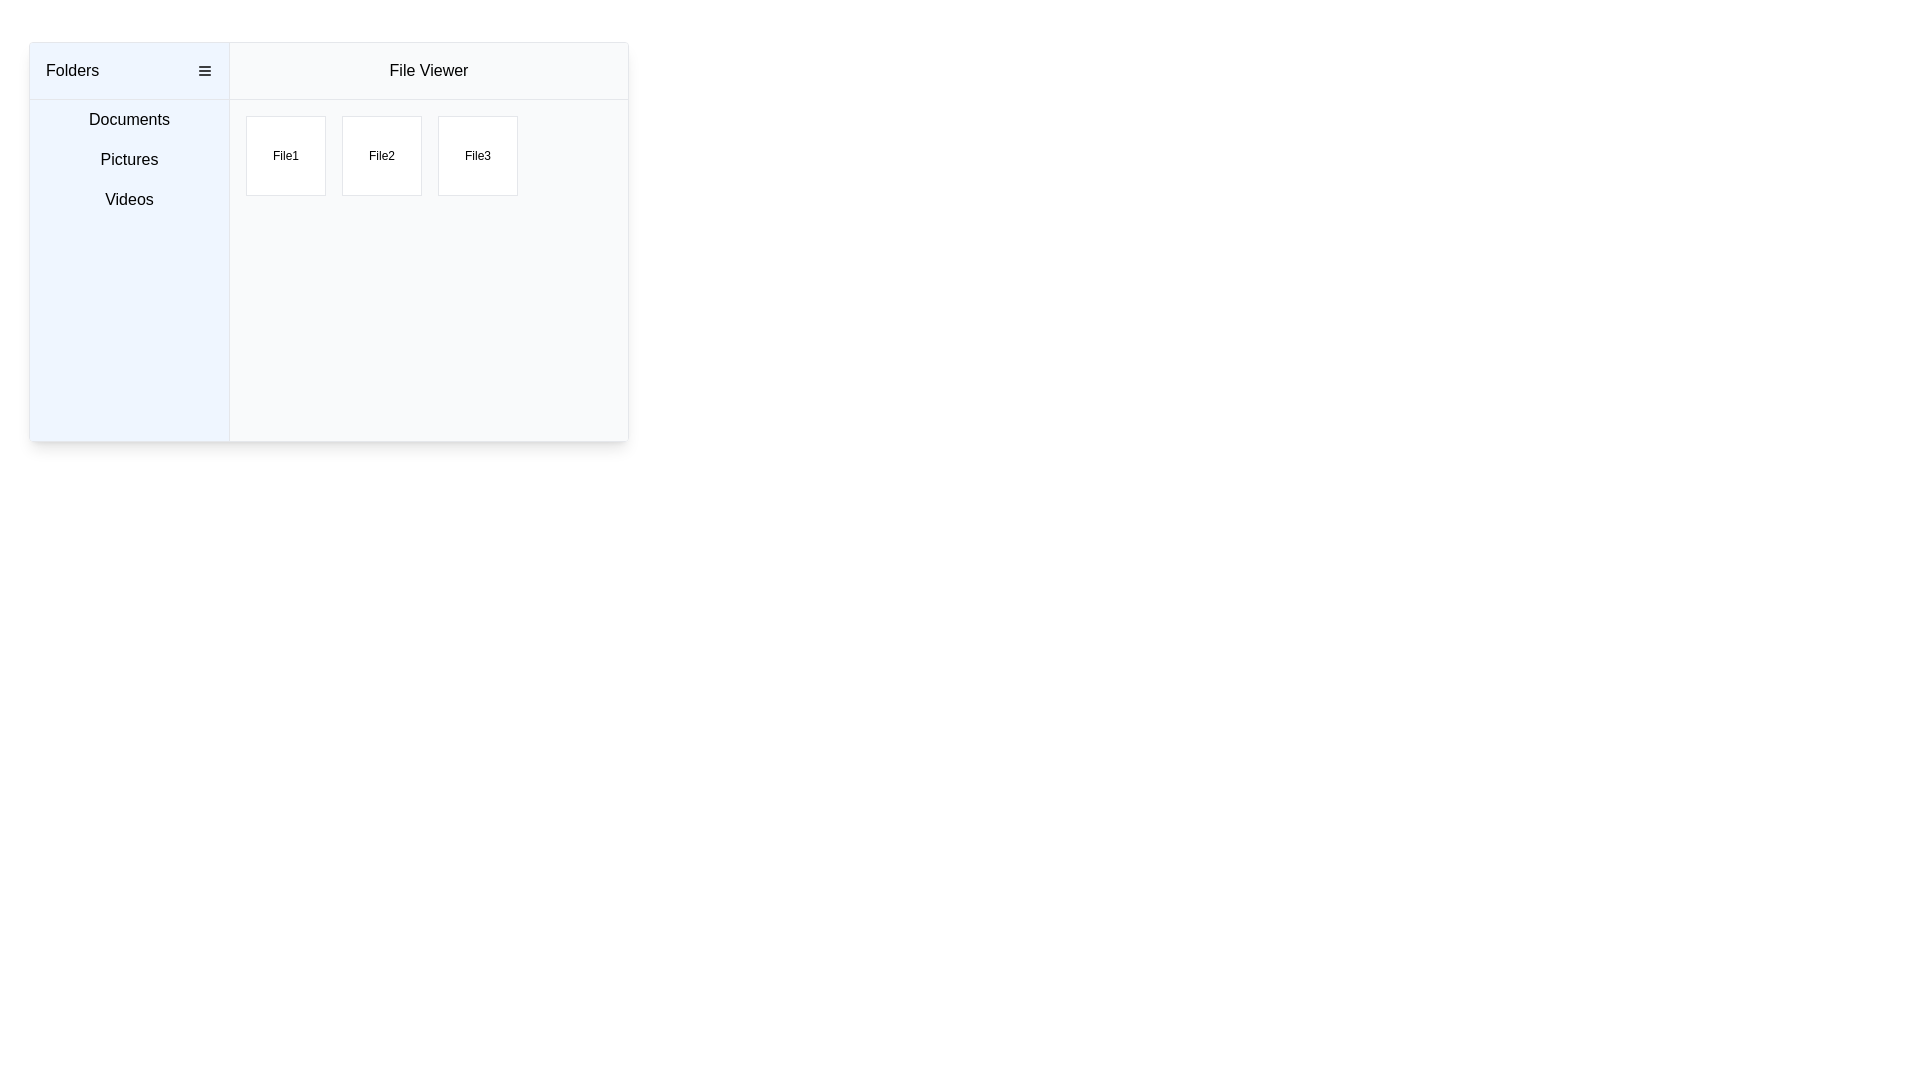  What do you see at coordinates (128, 241) in the screenshot?
I see `the Sidebar Menu` at bounding box center [128, 241].